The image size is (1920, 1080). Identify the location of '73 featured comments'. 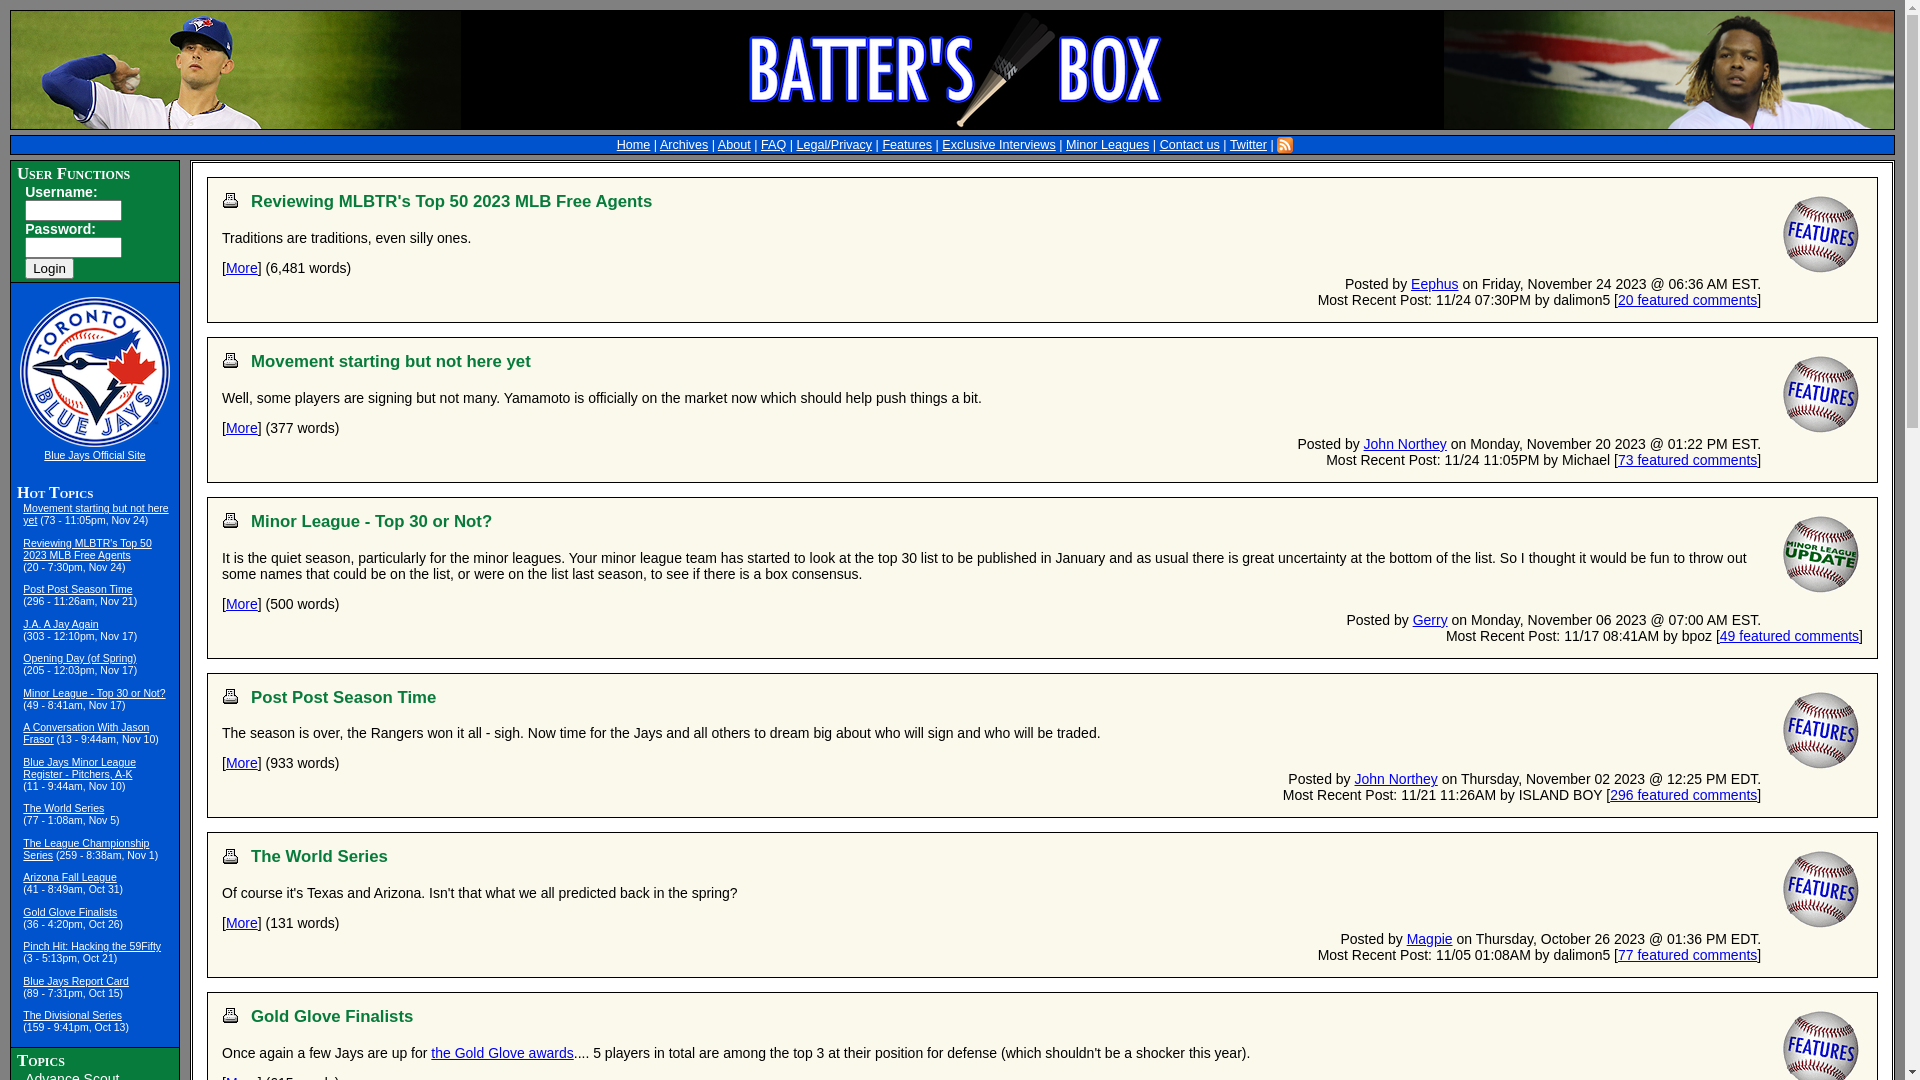
(1617, 459).